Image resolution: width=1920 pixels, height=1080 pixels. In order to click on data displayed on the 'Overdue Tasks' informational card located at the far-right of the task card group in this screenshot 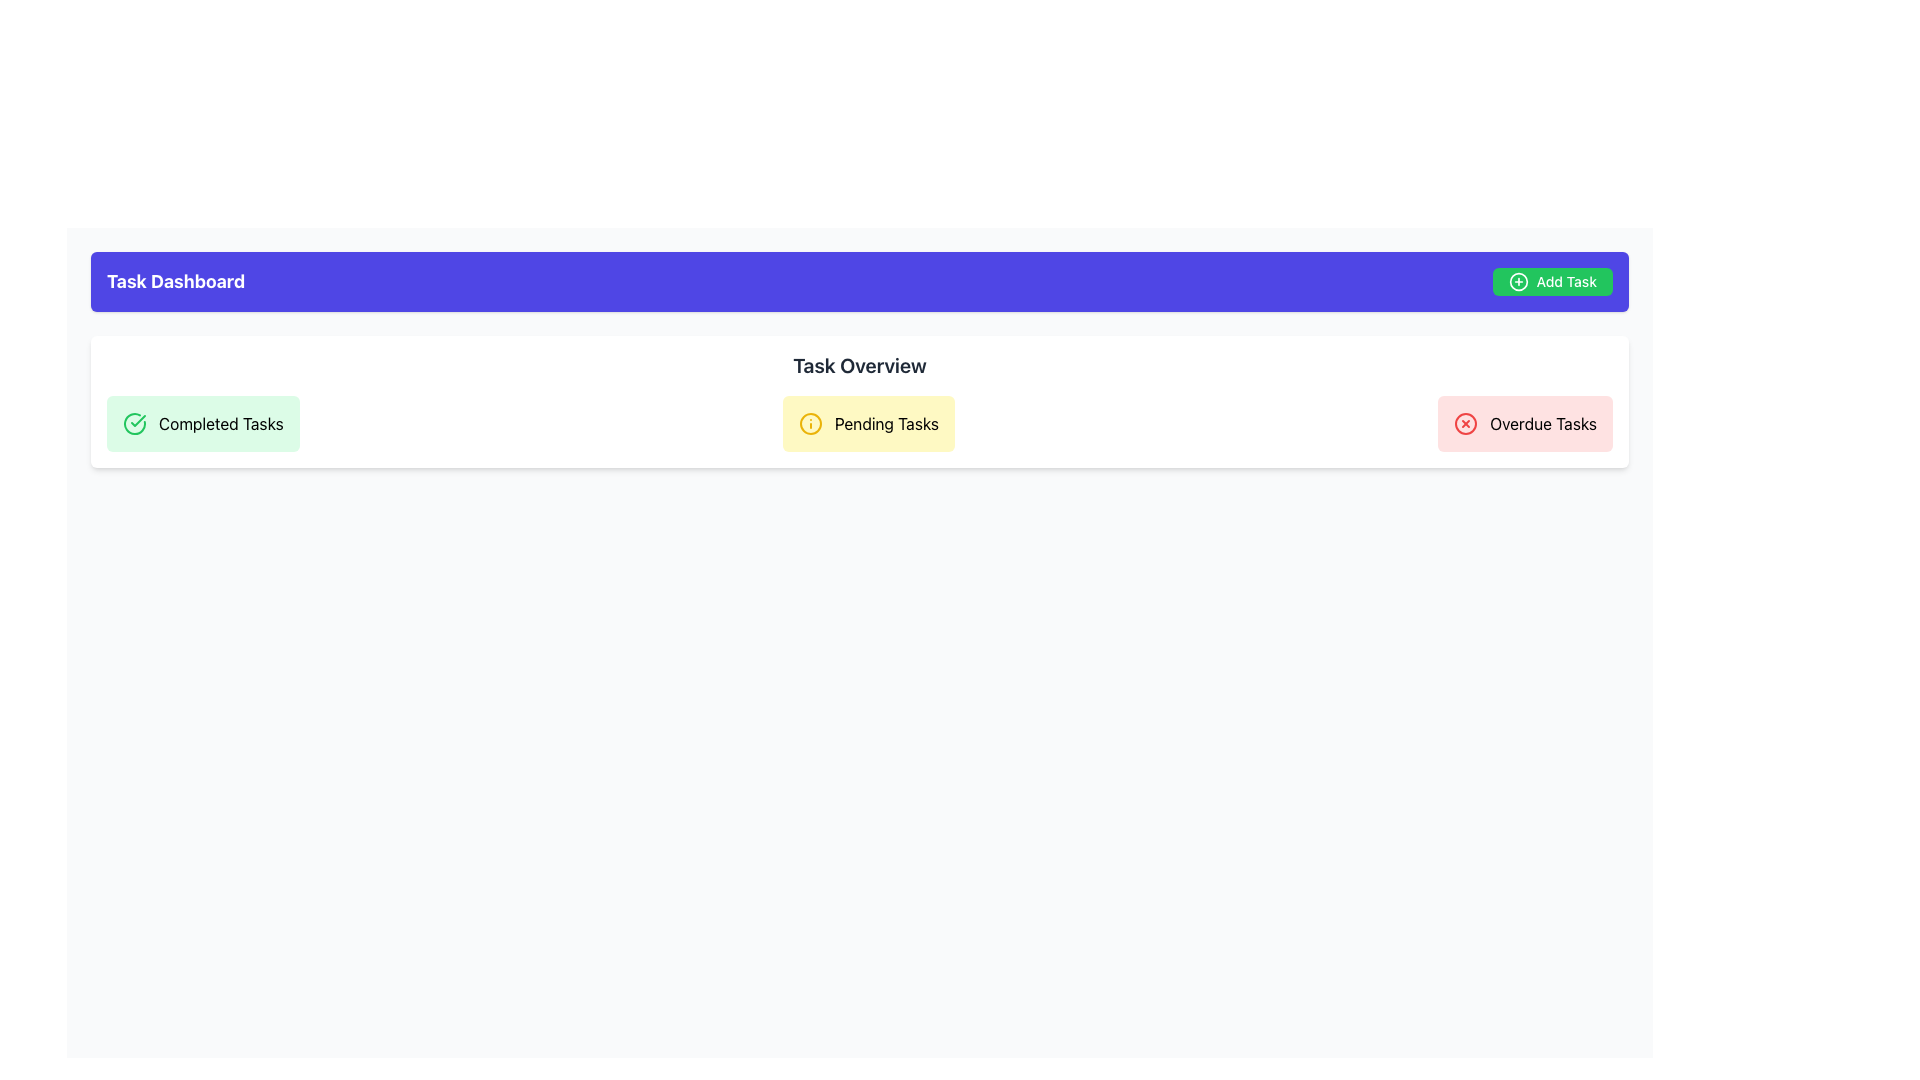, I will do `click(1524, 423)`.